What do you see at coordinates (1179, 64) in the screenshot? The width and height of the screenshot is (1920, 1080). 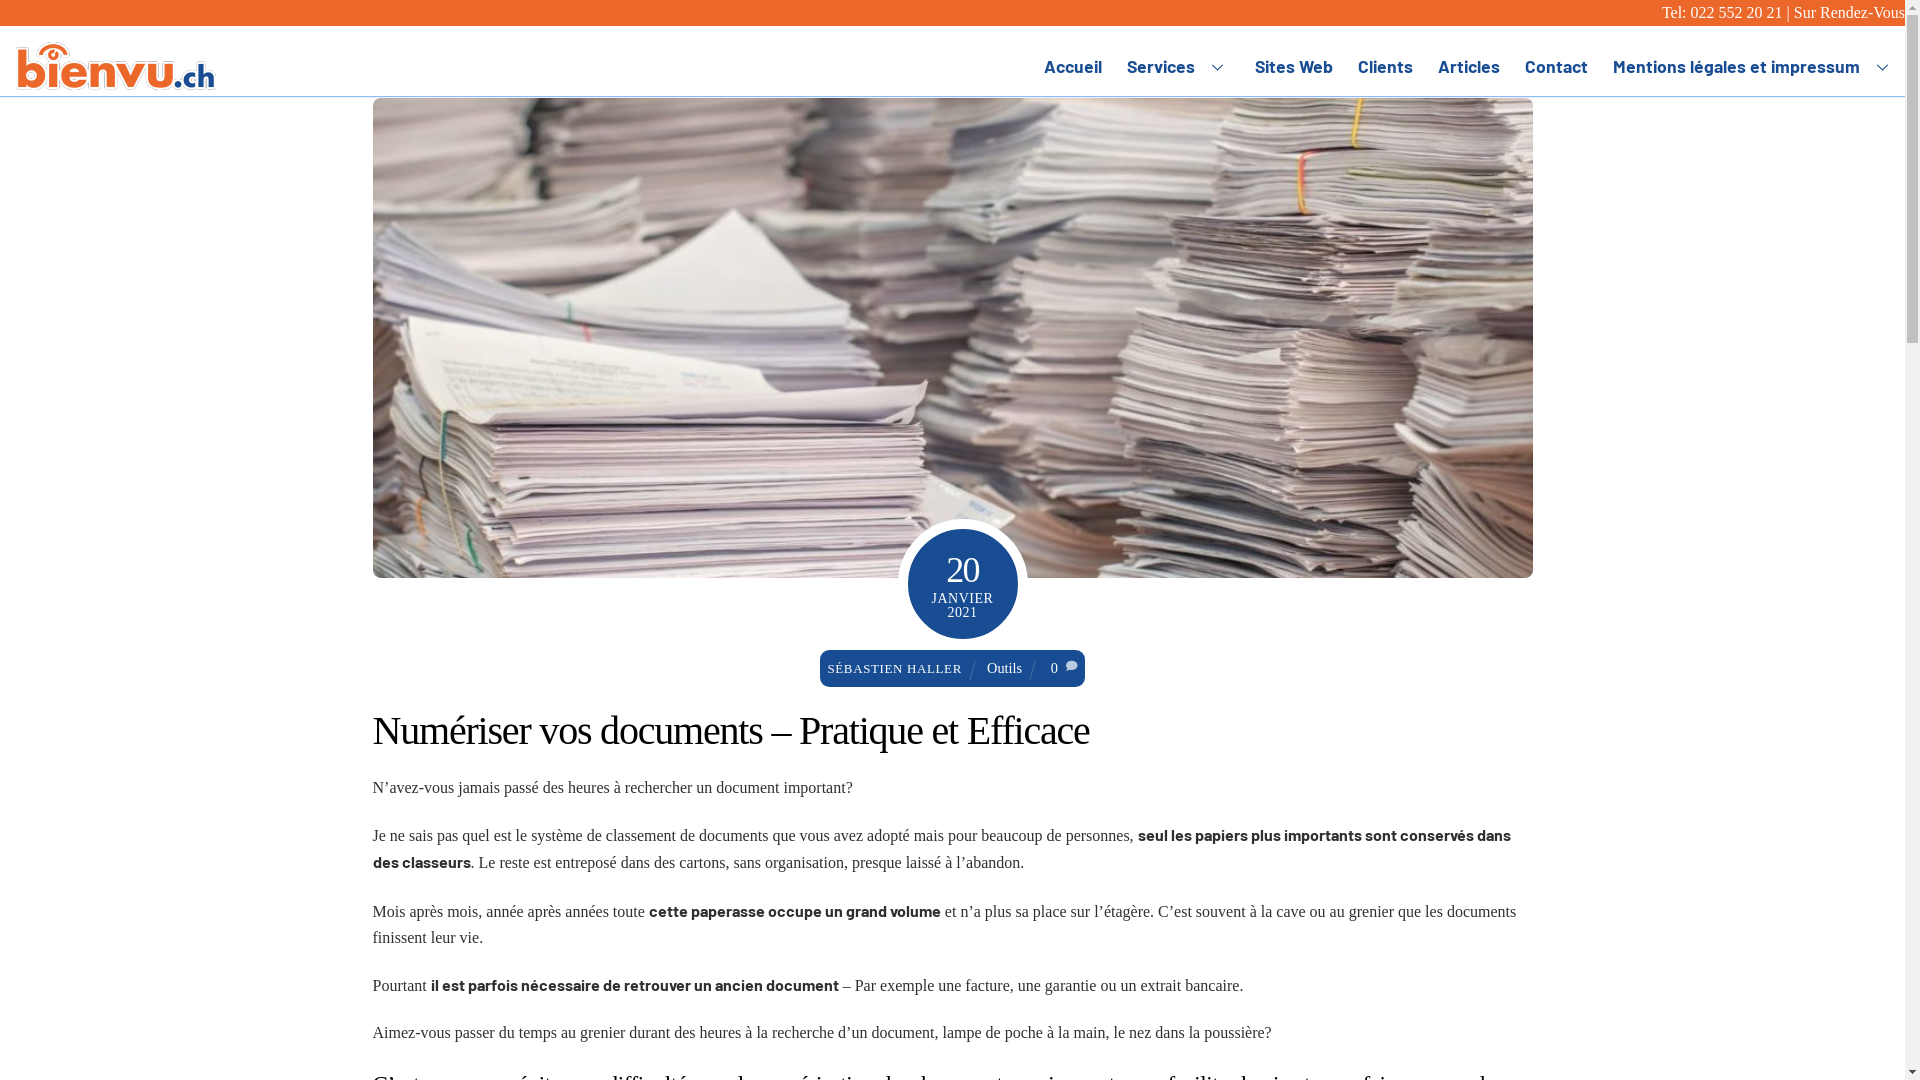 I see `'Services'` at bounding box center [1179, 64].